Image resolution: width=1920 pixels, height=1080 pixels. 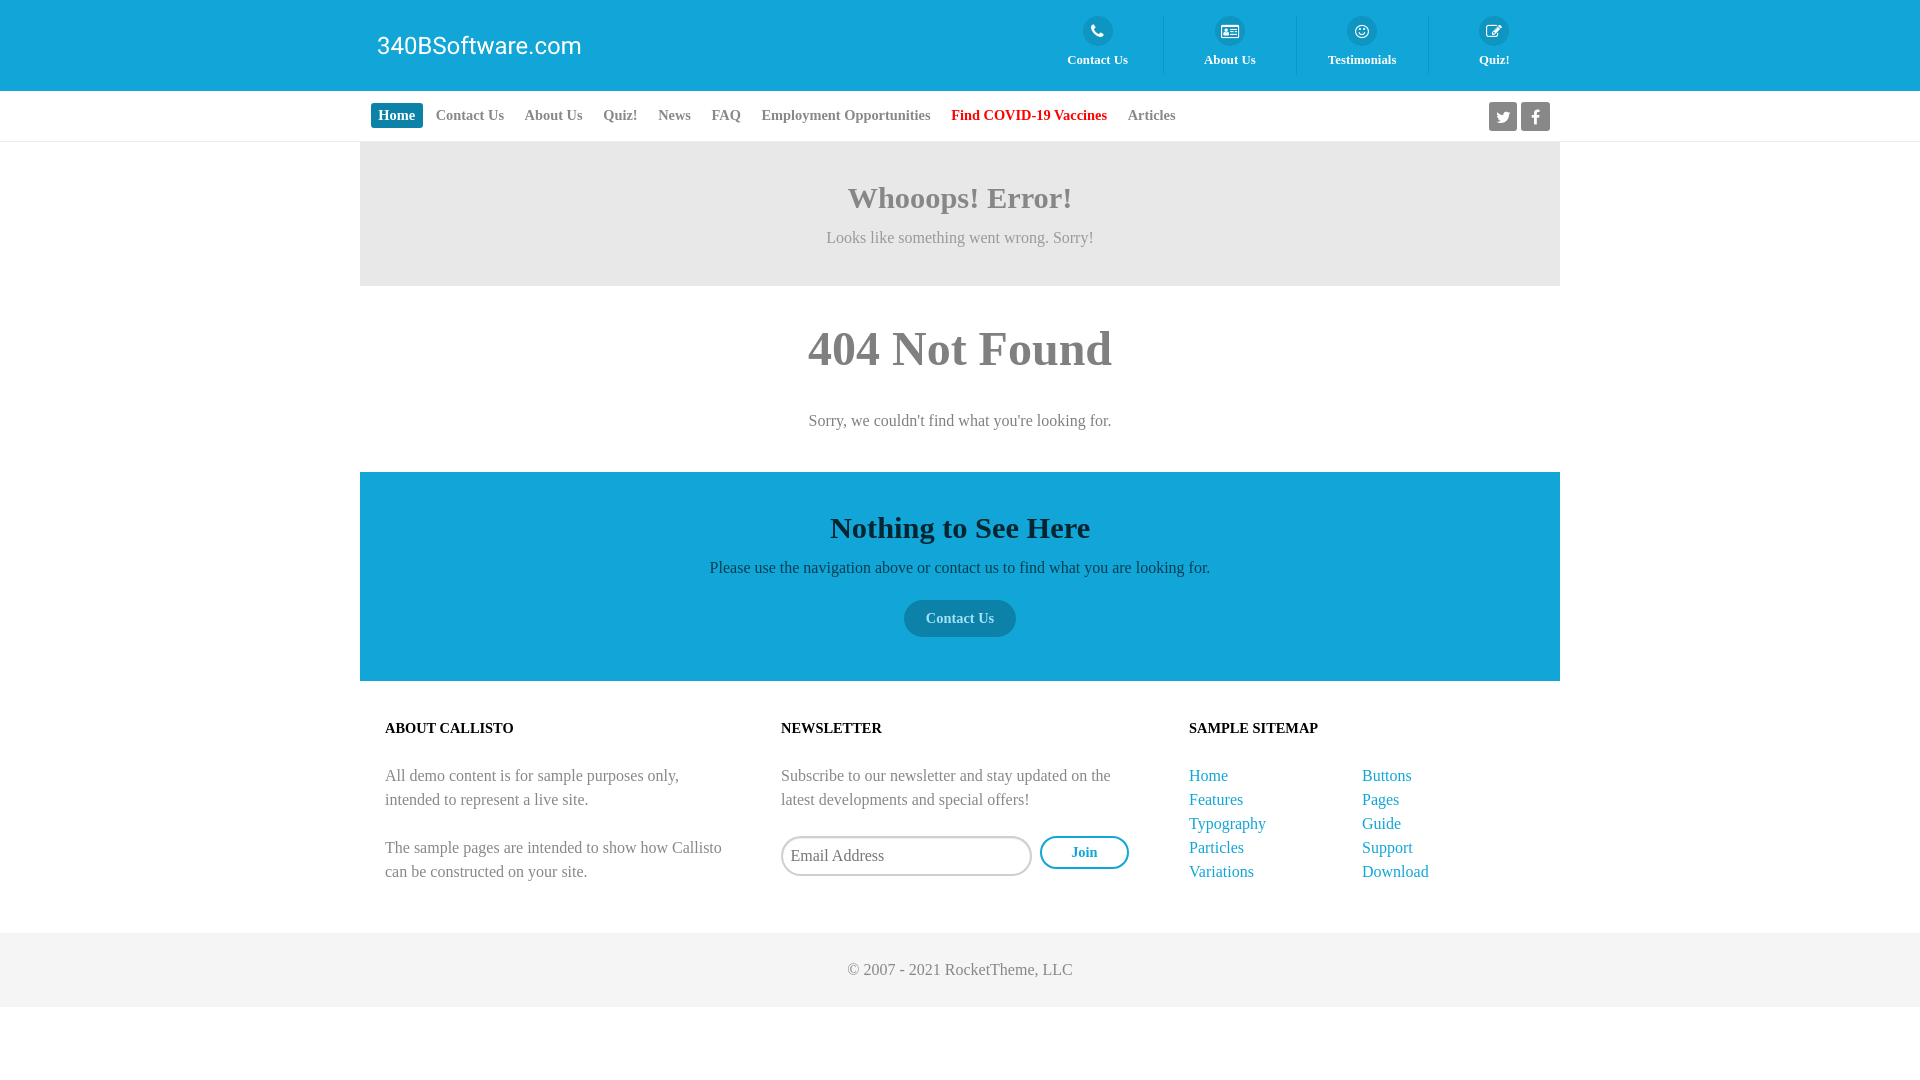 I want to click on 'Features', so click(x=1189, y=798).